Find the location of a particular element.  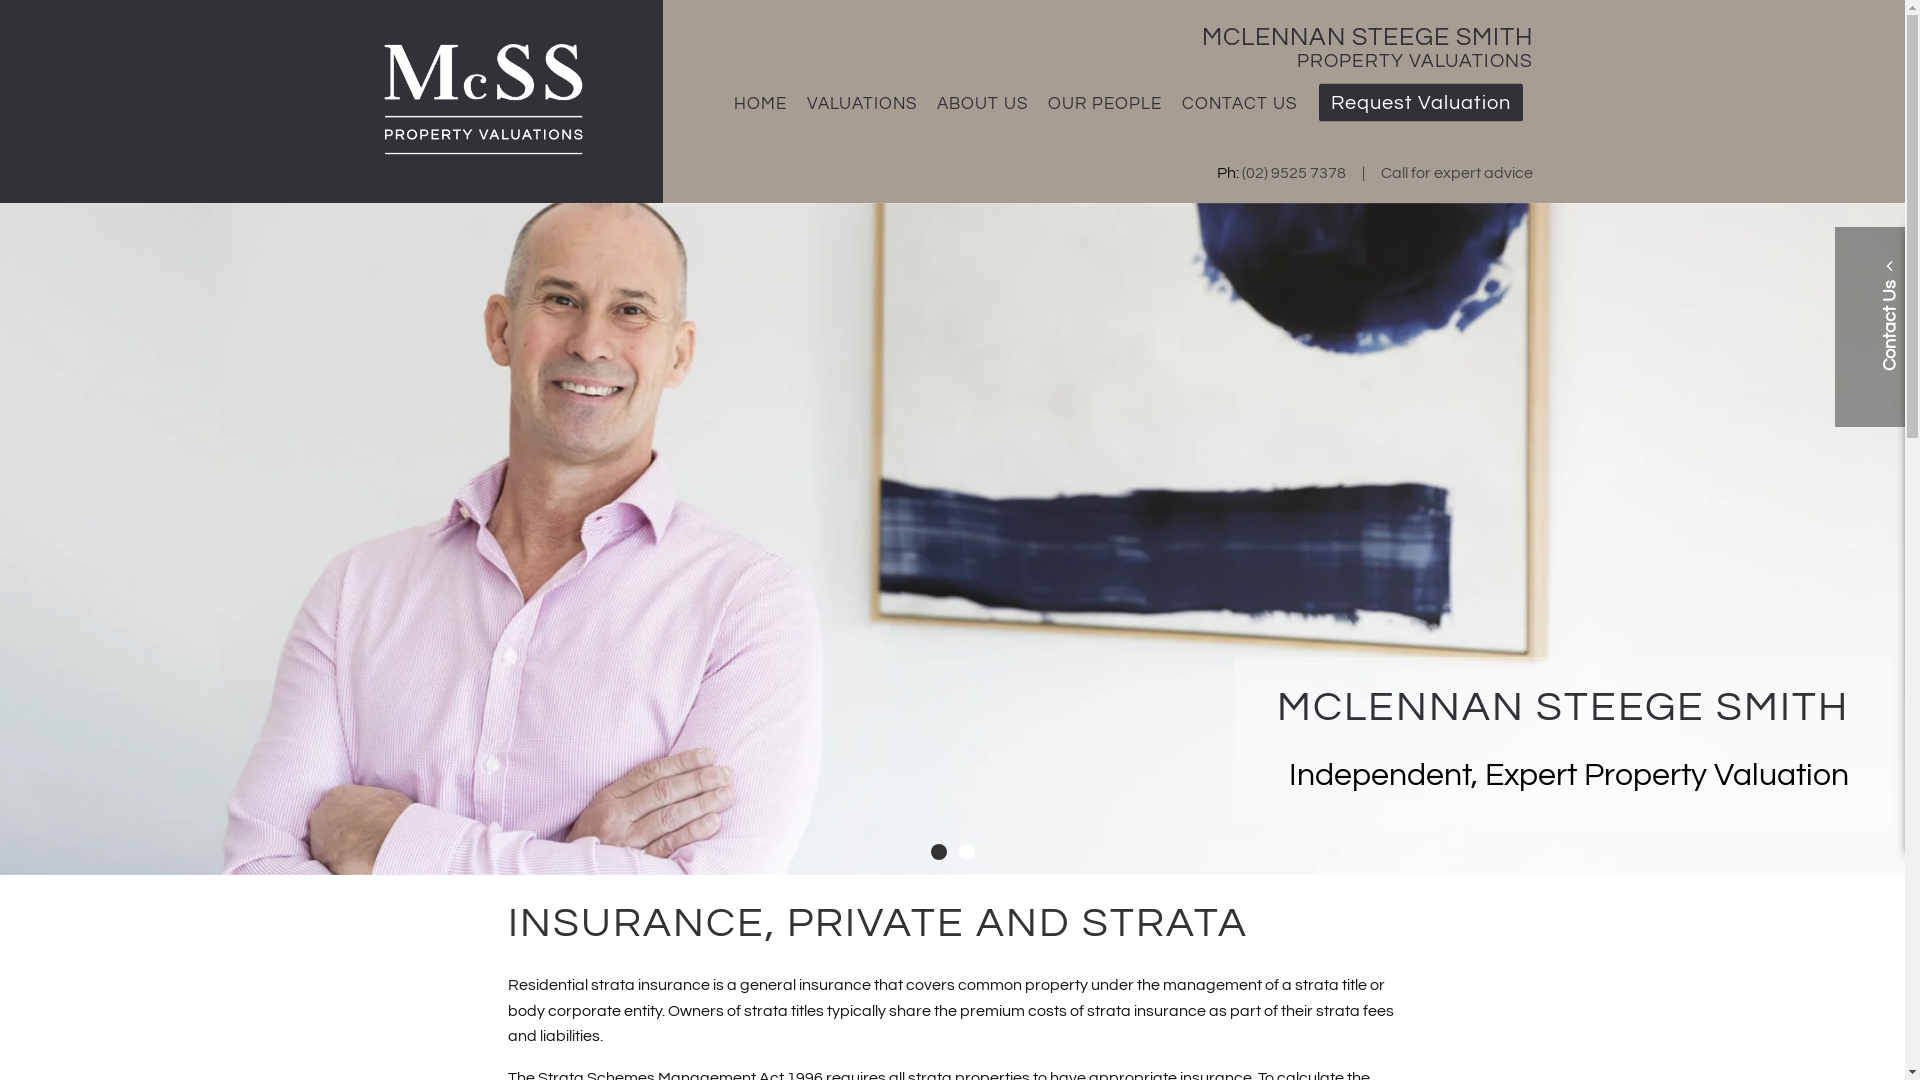

'(02) 9525 7378' is located at coordinates (1241, 172).